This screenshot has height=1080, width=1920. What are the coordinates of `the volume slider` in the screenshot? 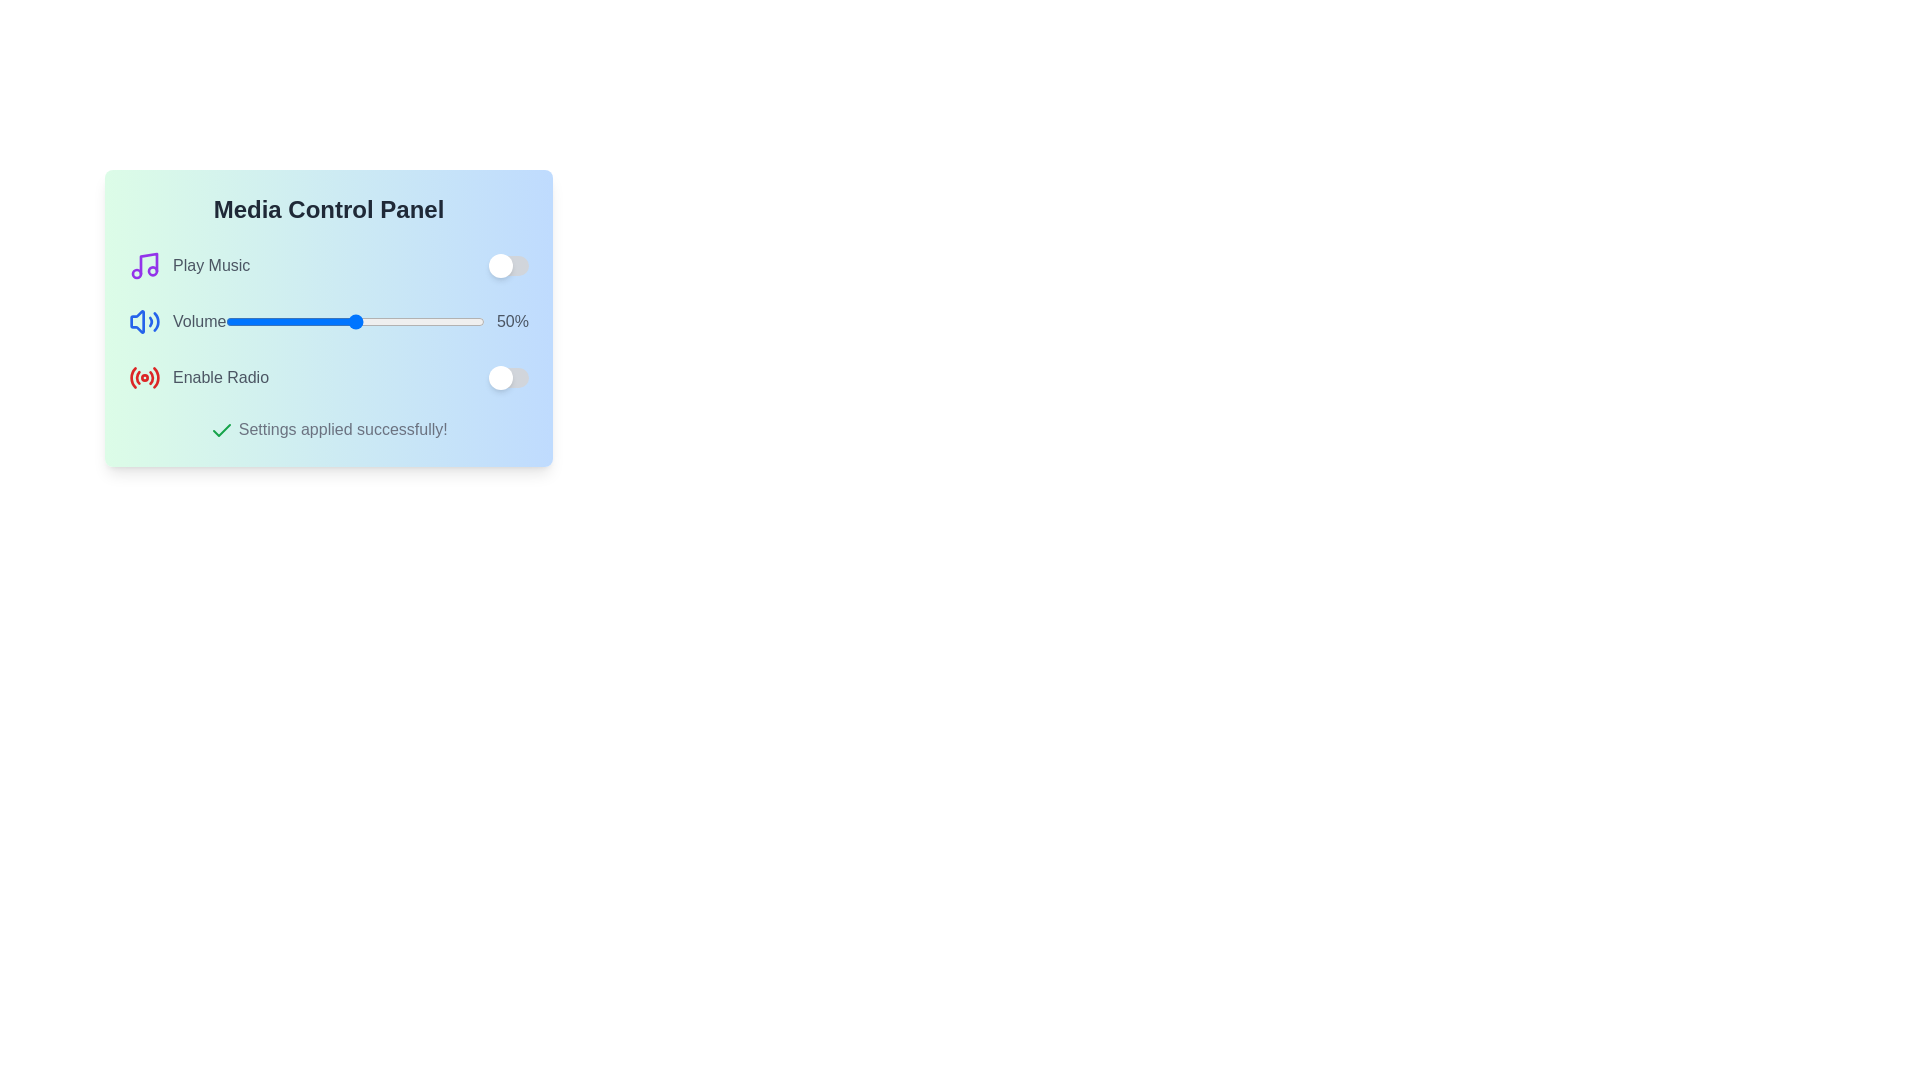 It's located at (297, 320).